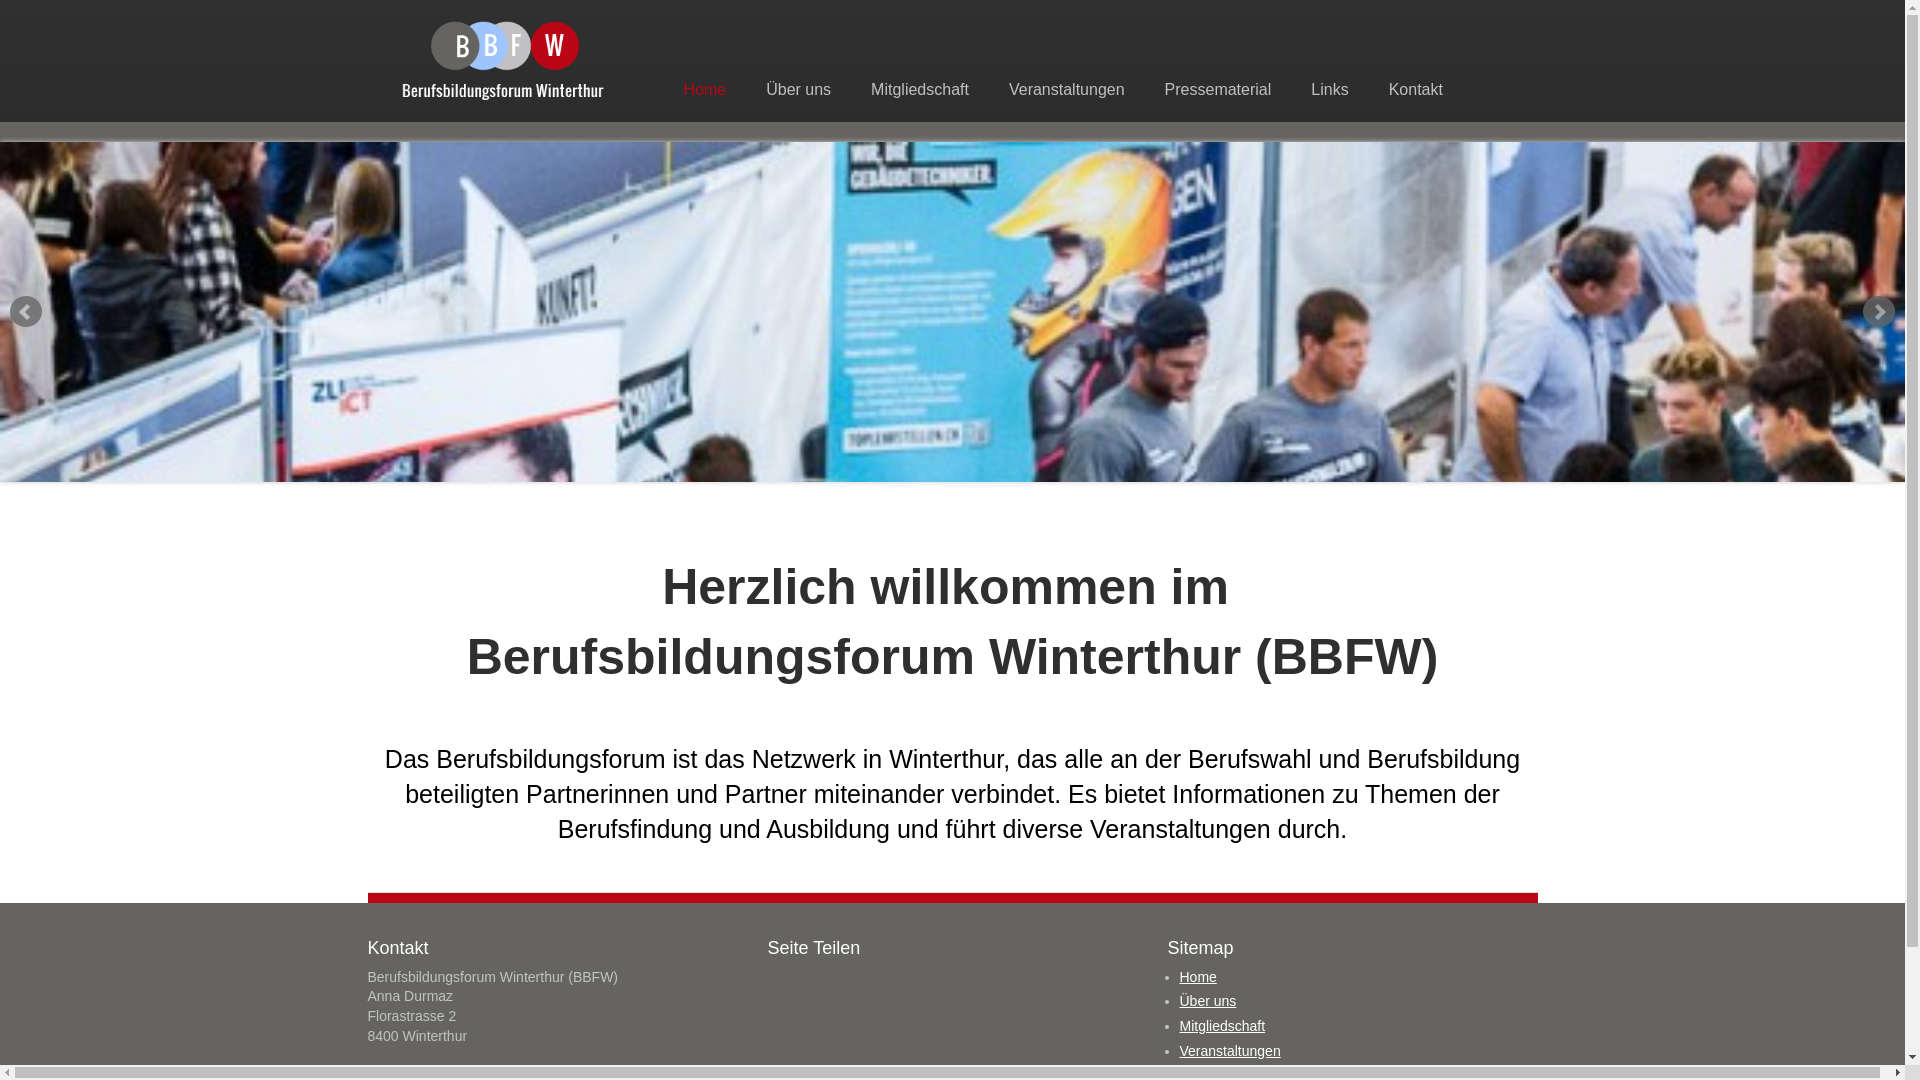 The image size is (1920, 1080). I want to click on 'Mitgliedschaft', so click(1222, 1026).